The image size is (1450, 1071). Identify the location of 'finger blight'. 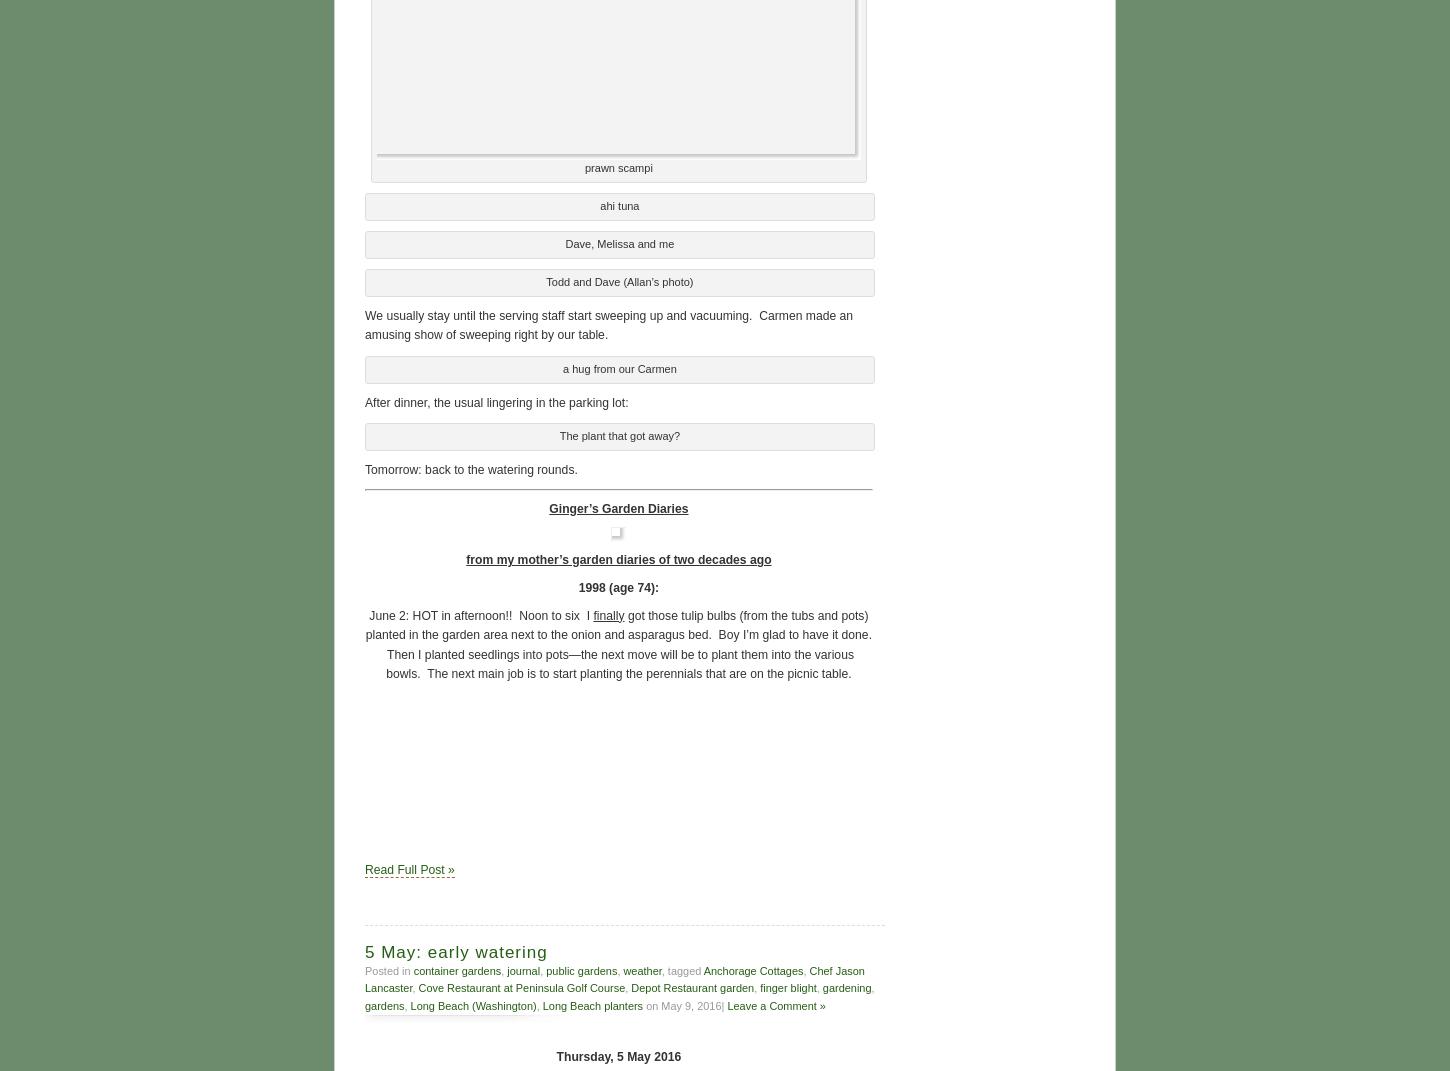
(759, 984).